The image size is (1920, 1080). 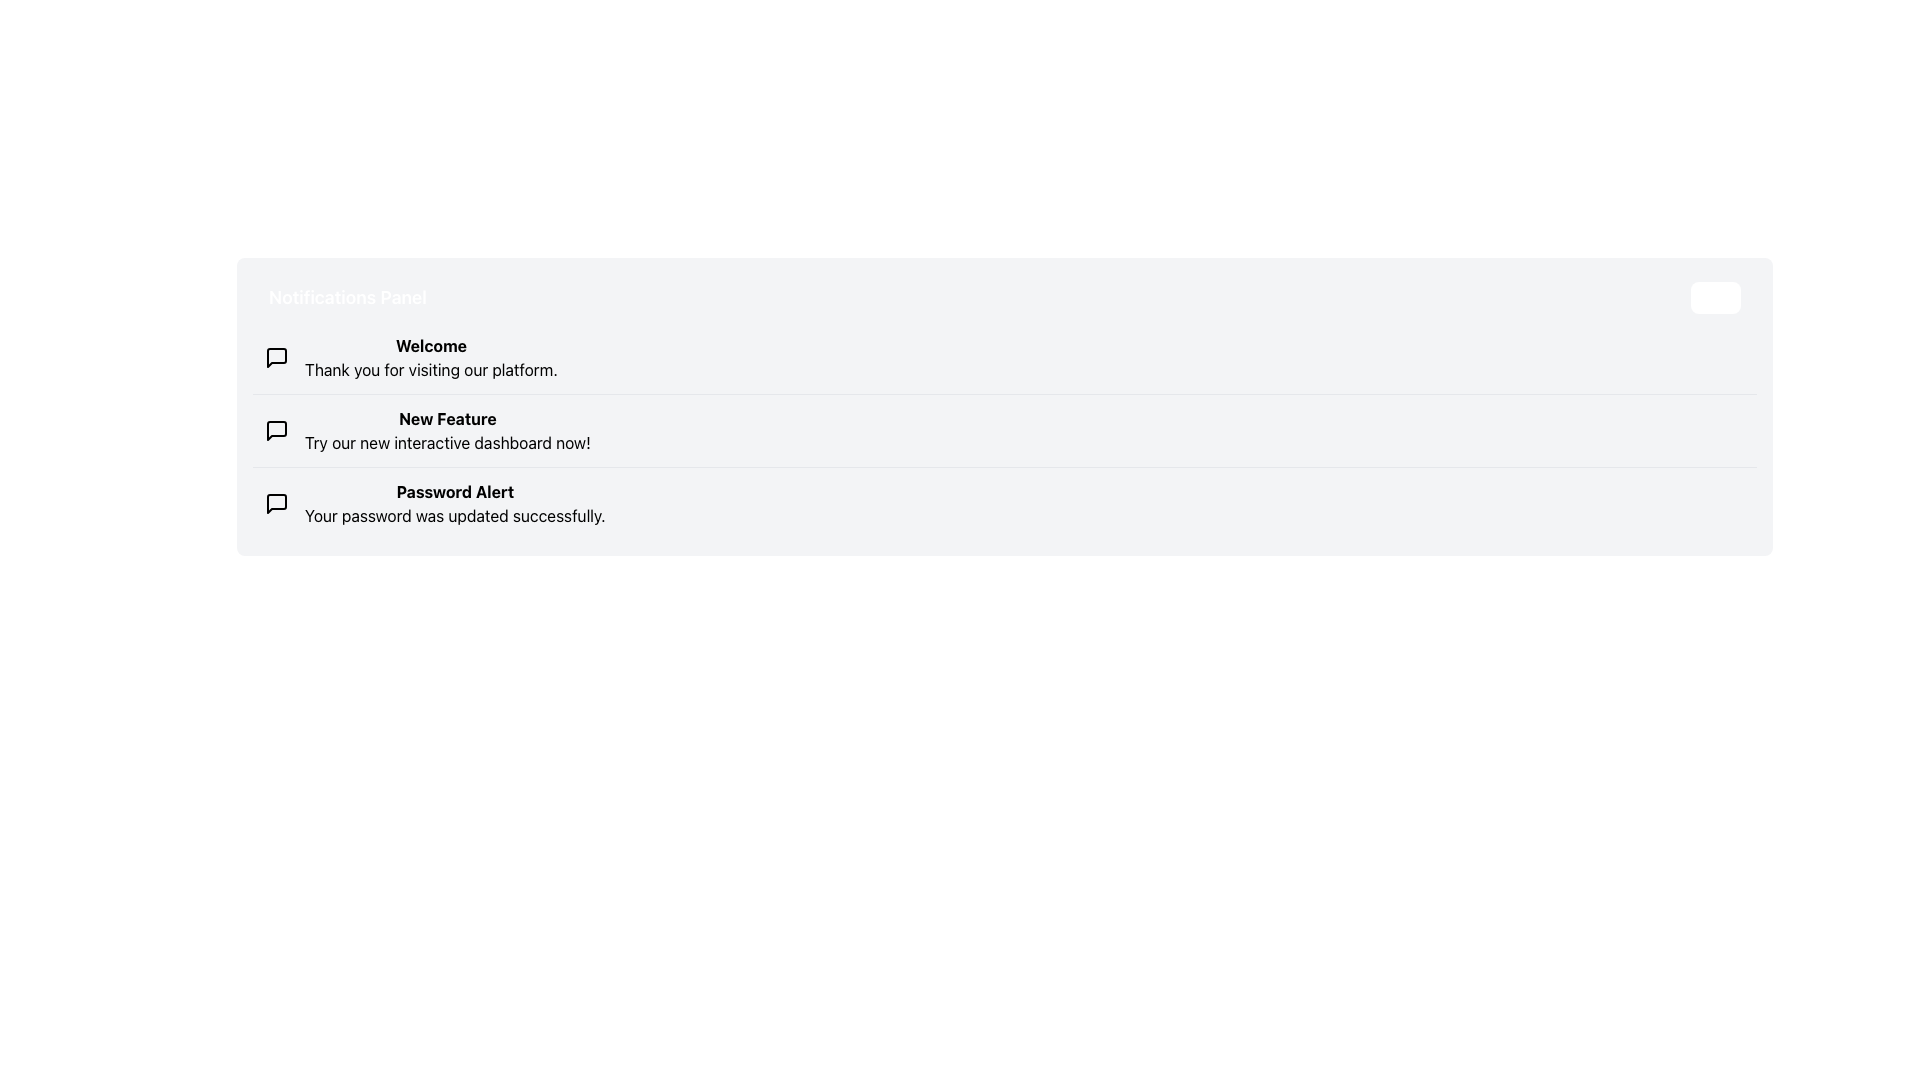 I want to click on contents of the Notification item that informs the user about the new interactive dashboard feature, located in the Notifications Panel between 'Welcome' and 'Password Alert', so click(x=1004, y=428).